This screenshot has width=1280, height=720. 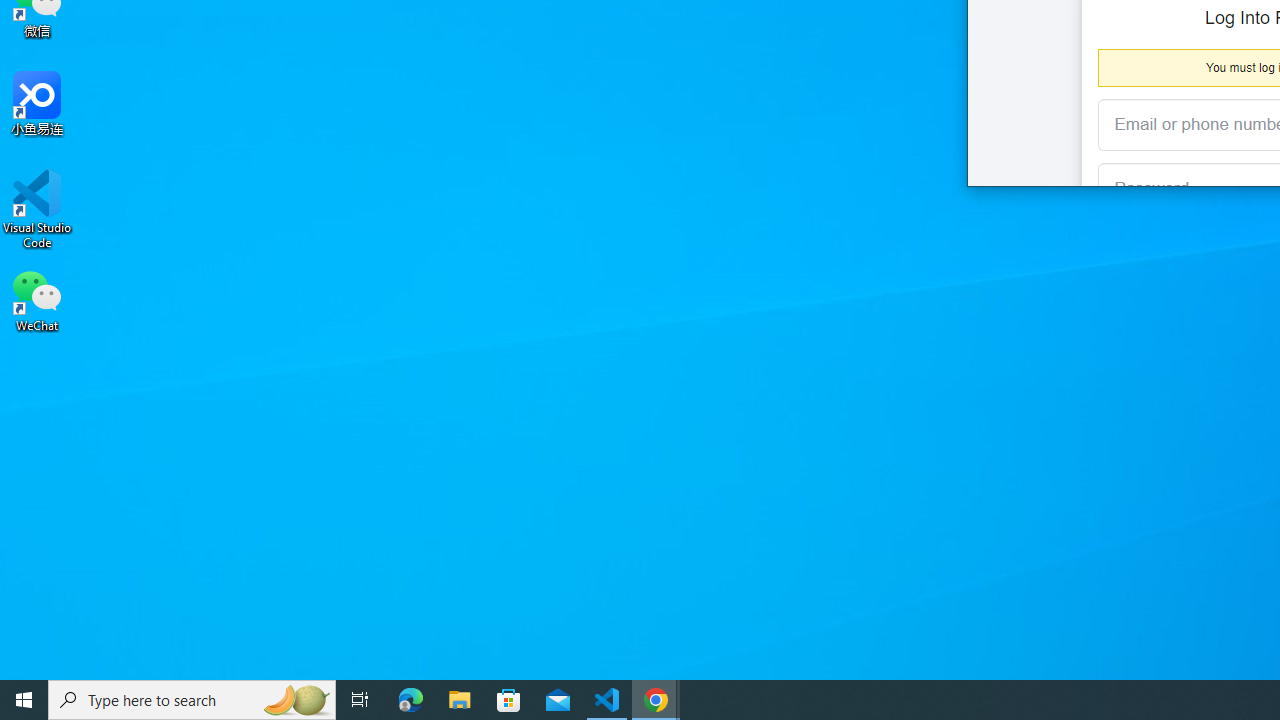 What do you see at coordinates (656, 698) in the screenshot?
I see `'Google Chrome - 2 running windows'` at bounding box center [656, 698].